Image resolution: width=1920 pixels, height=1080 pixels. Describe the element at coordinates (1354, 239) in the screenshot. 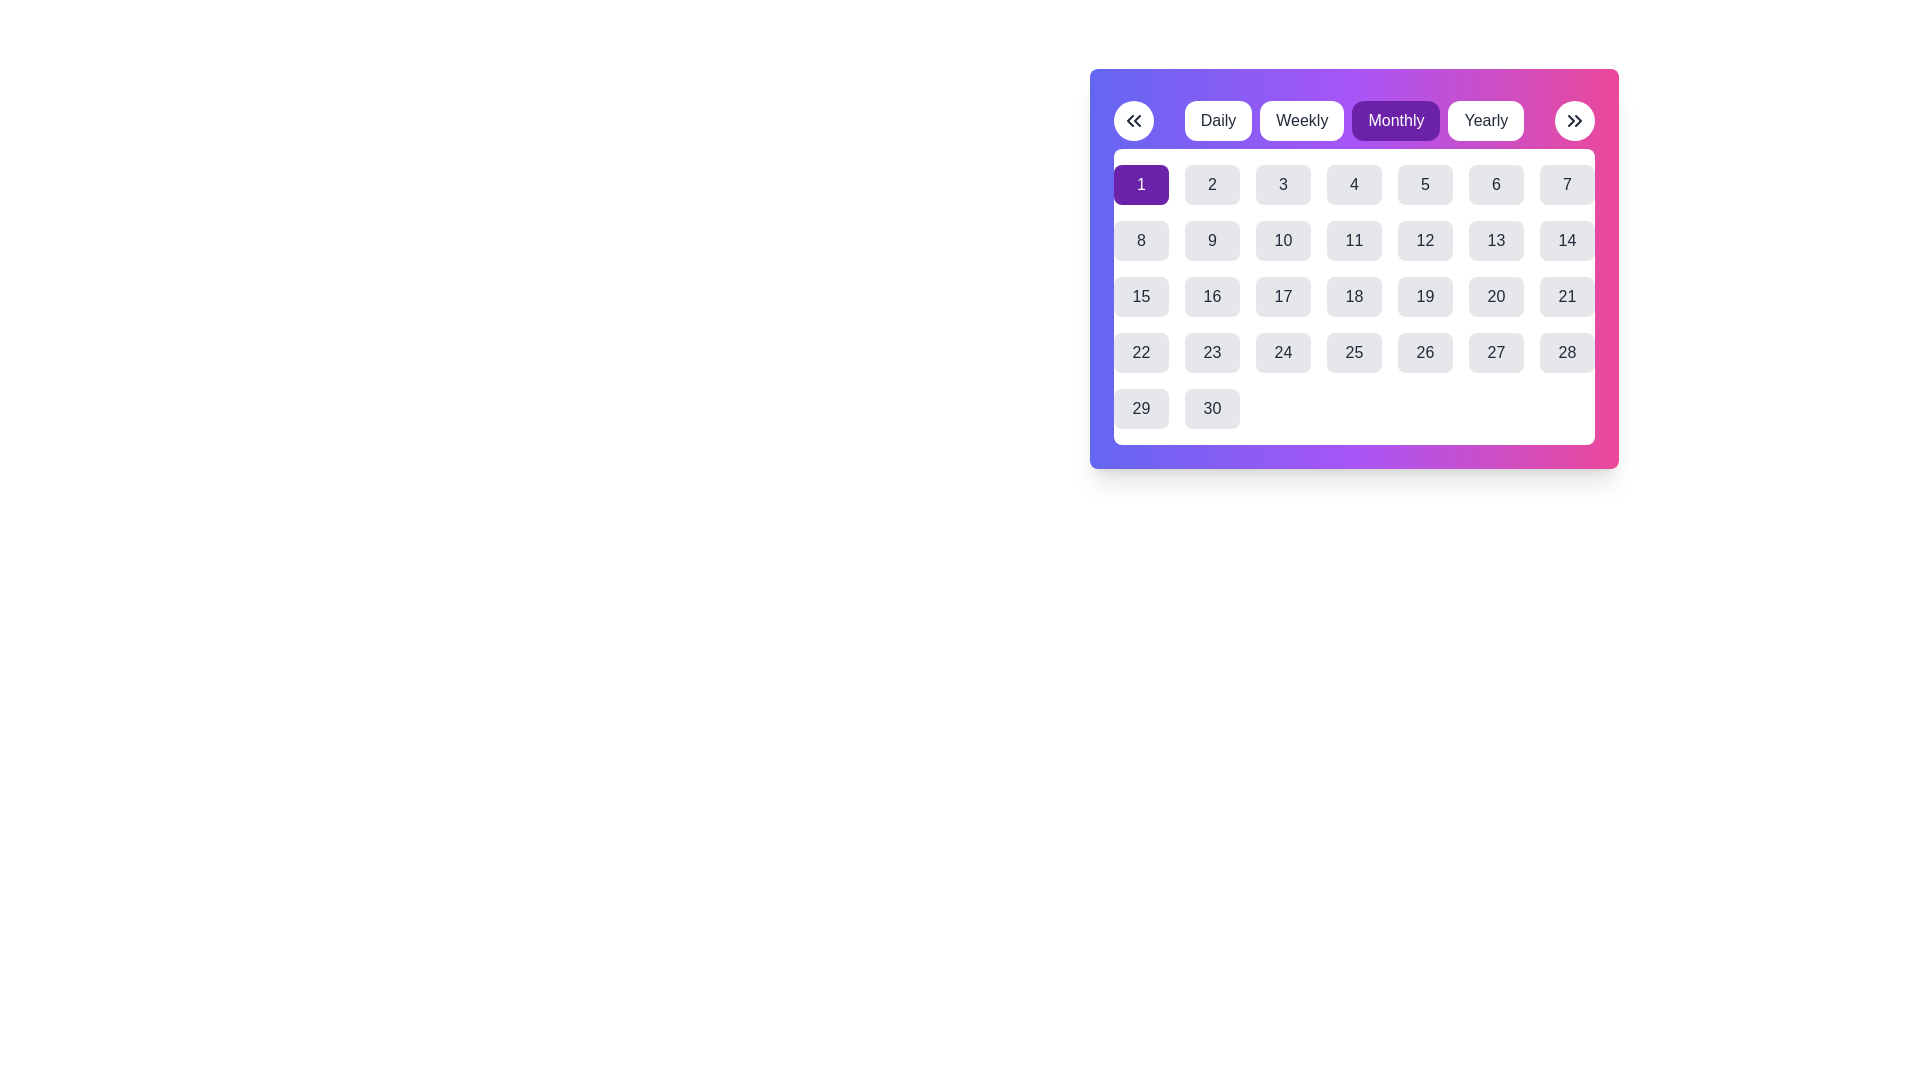

I see `the rounded rectangular button labeled '11' in the second row and fourth column of the date buttons in the calendar interface` at that location.